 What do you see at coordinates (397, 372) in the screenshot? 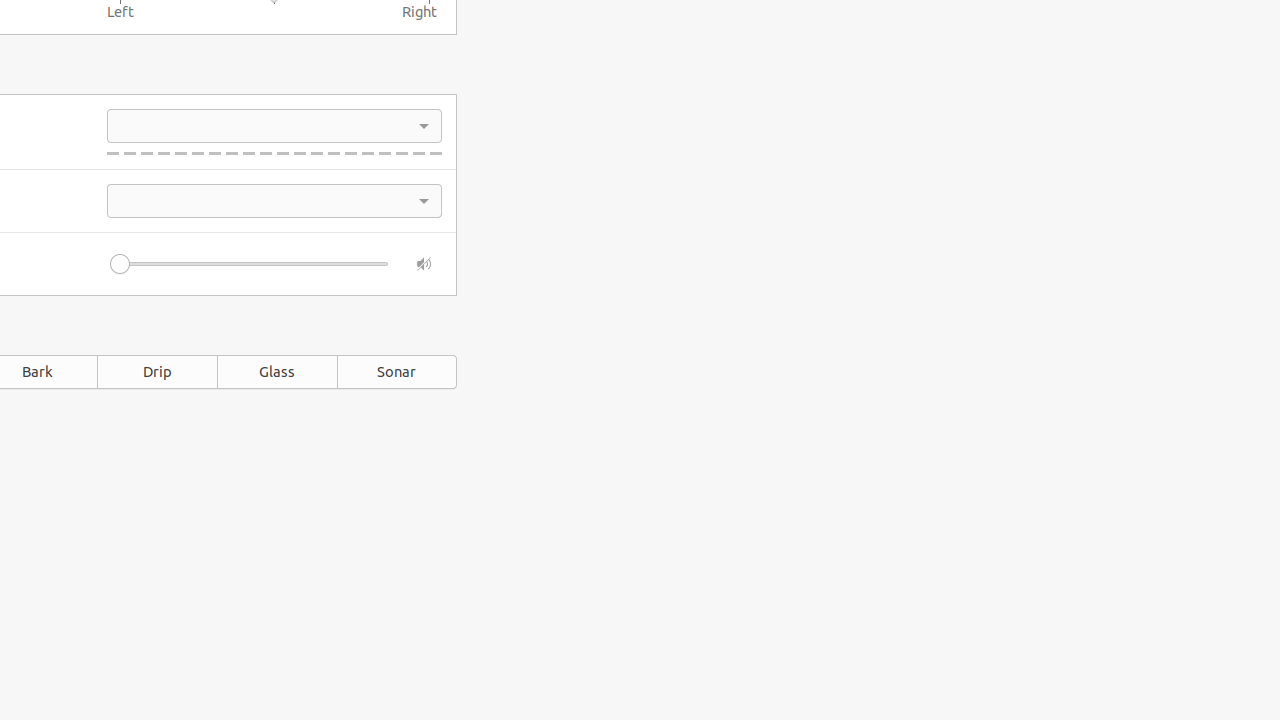
I see `'Sonar'` at bounding box center [397, 372].